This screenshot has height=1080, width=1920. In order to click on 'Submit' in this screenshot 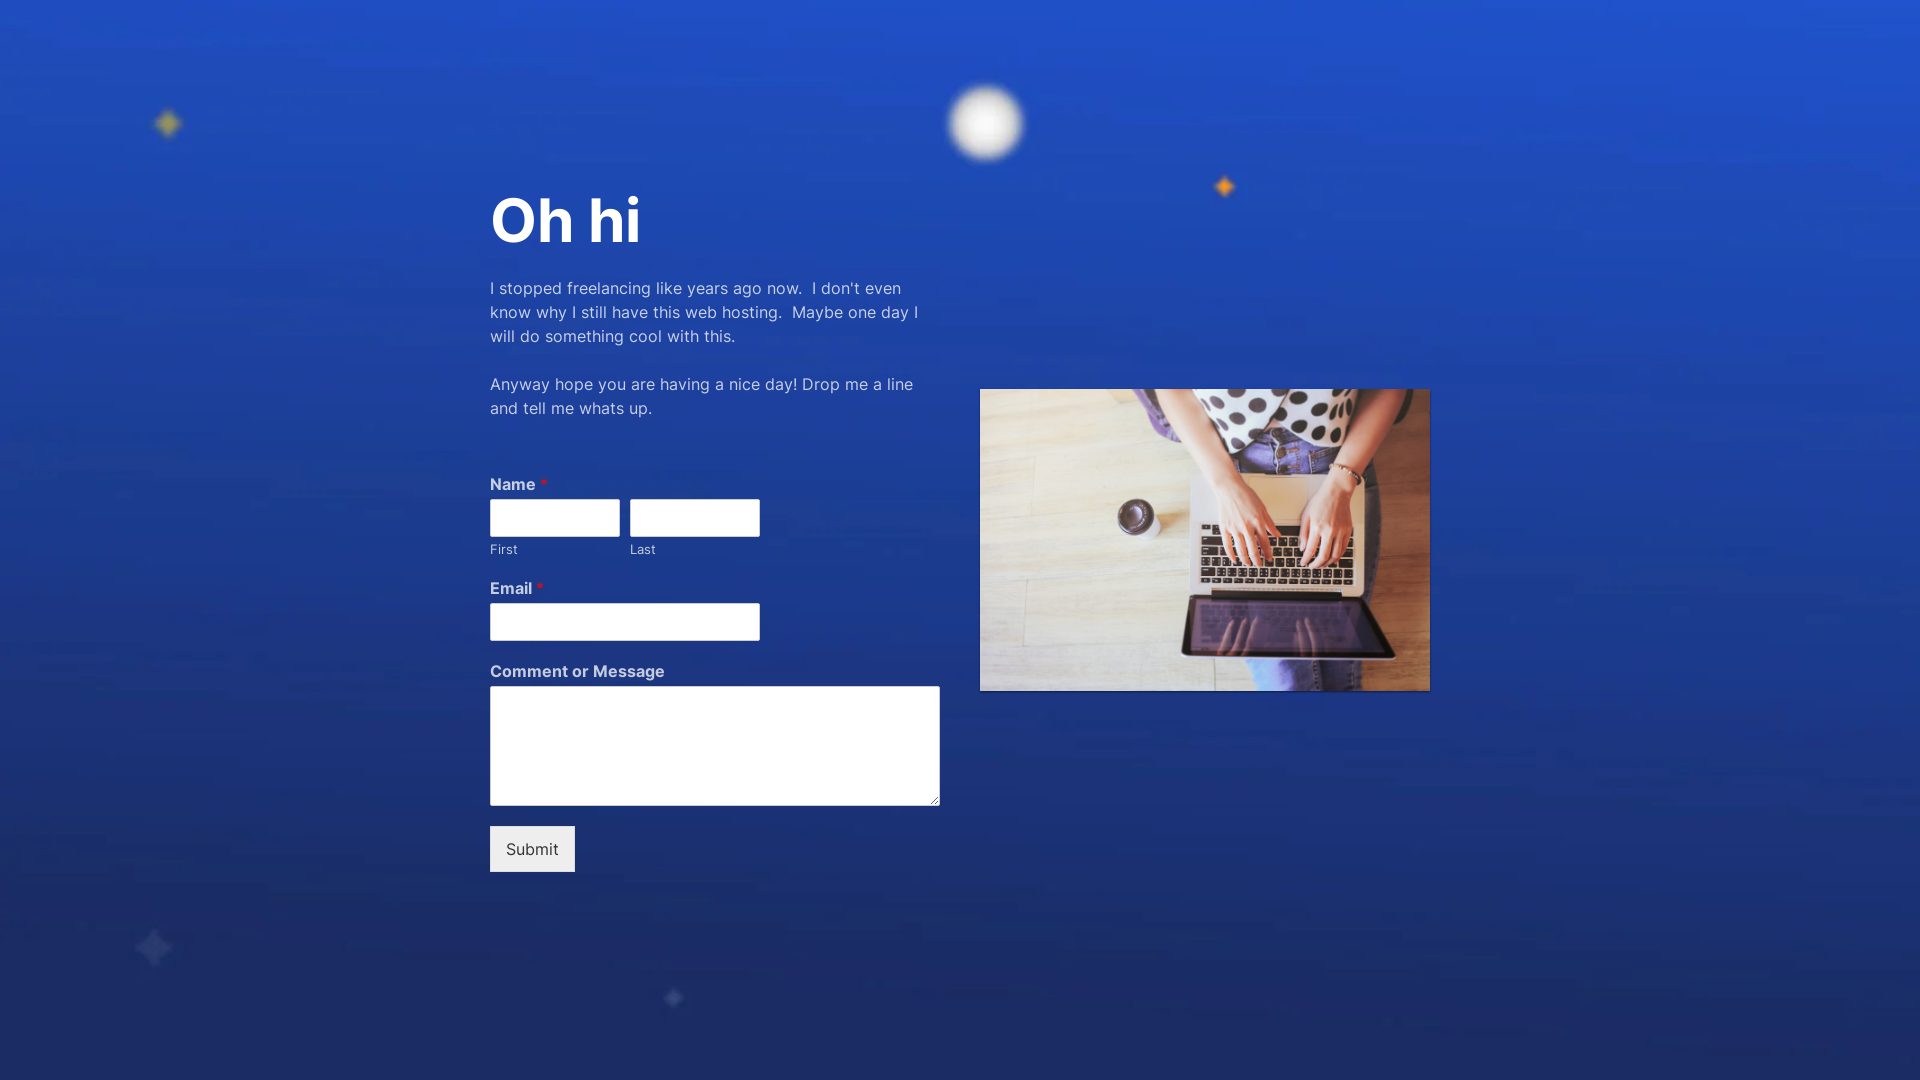, I will do `click(532, 848)`.